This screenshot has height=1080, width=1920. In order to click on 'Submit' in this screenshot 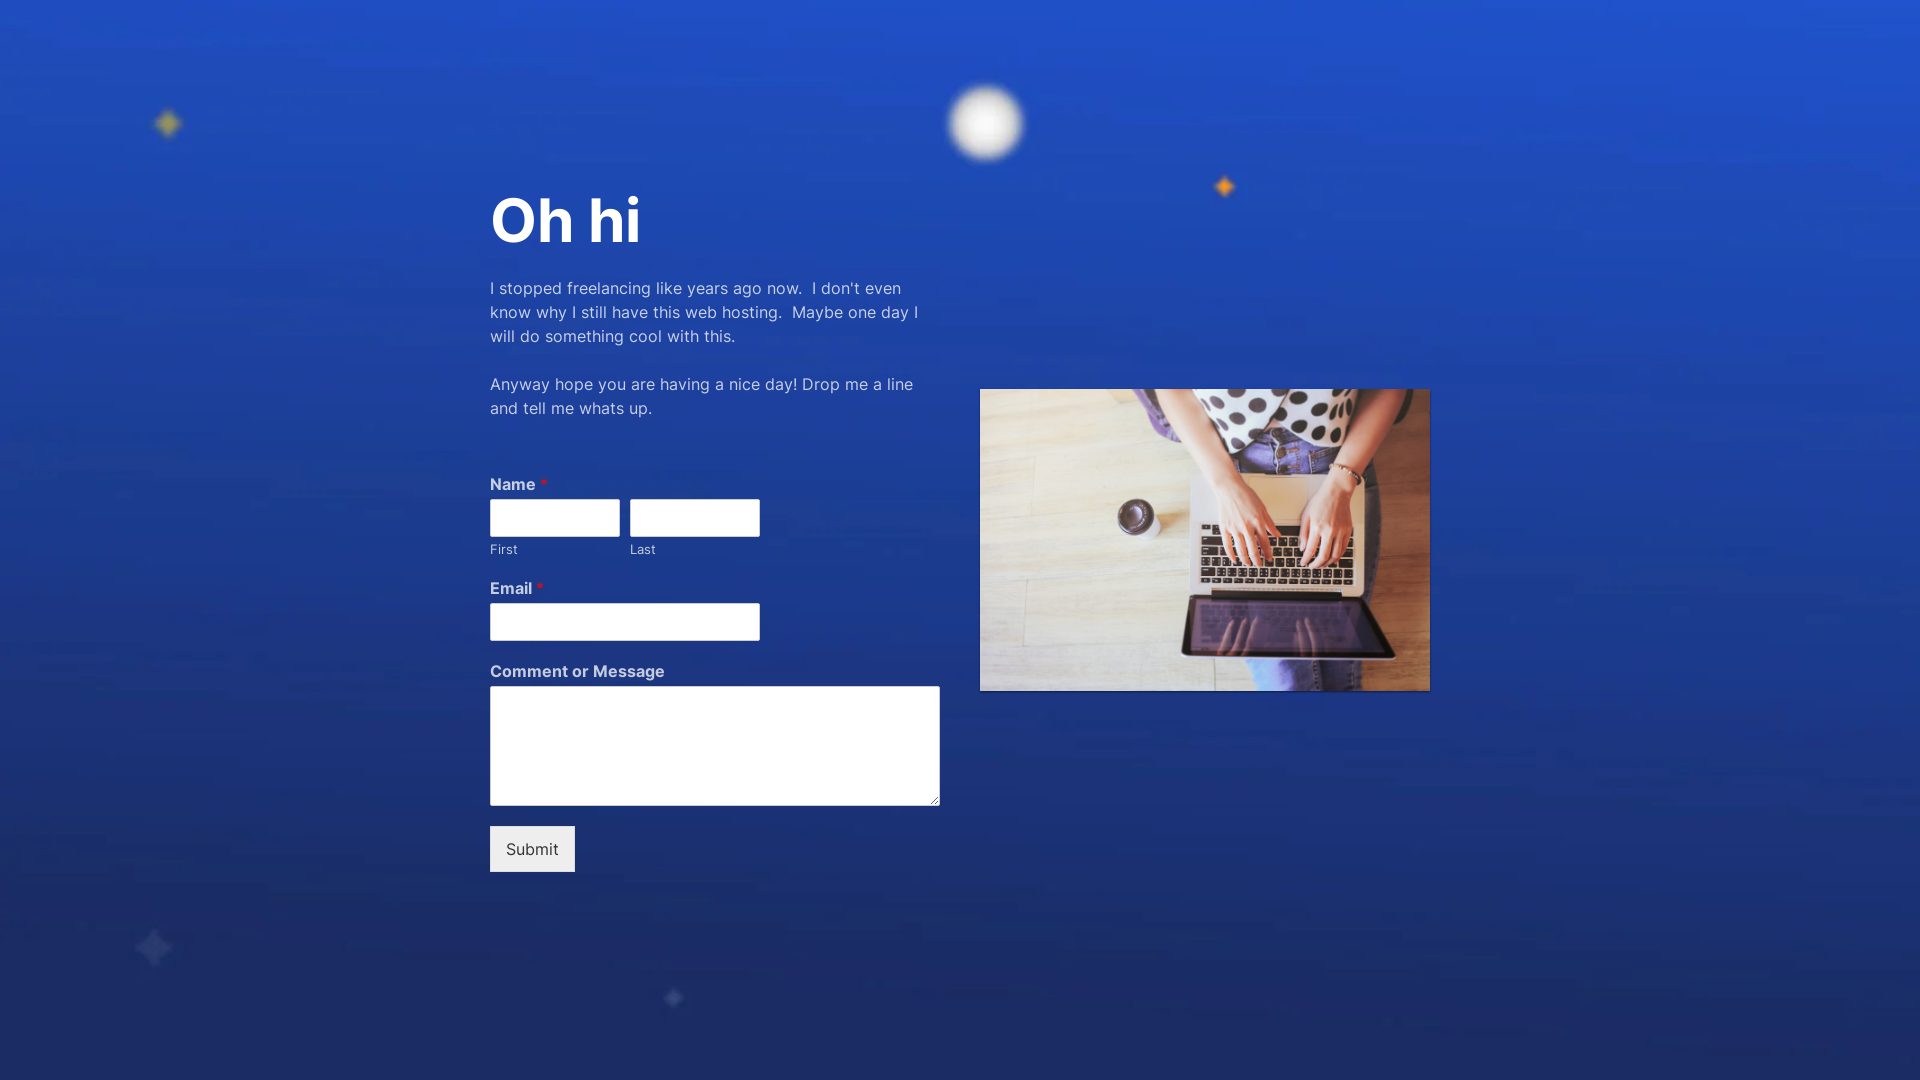, I will do `click(532, 848)`.